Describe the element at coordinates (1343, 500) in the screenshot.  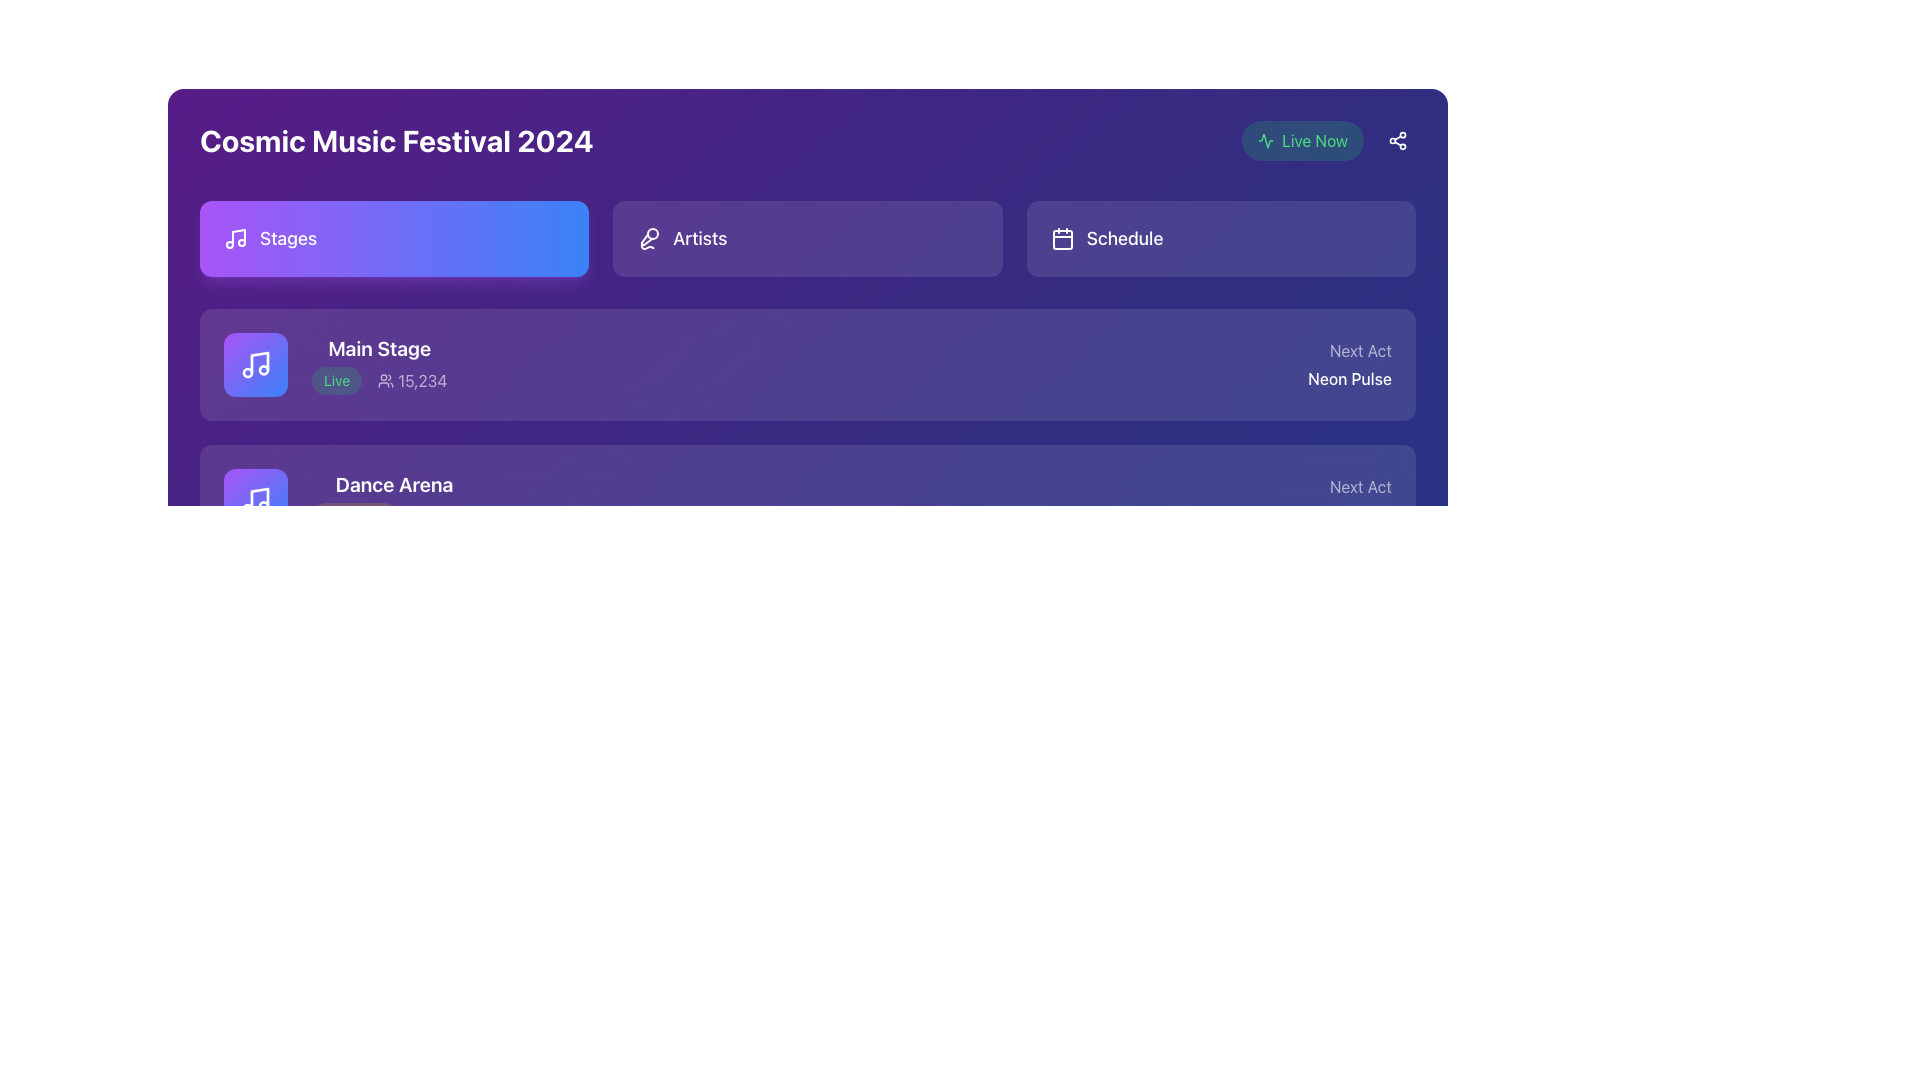
I see `the informational text label indicating the next scheduled event for the 'Dance Arena', located at the far right of the second row` at that location.